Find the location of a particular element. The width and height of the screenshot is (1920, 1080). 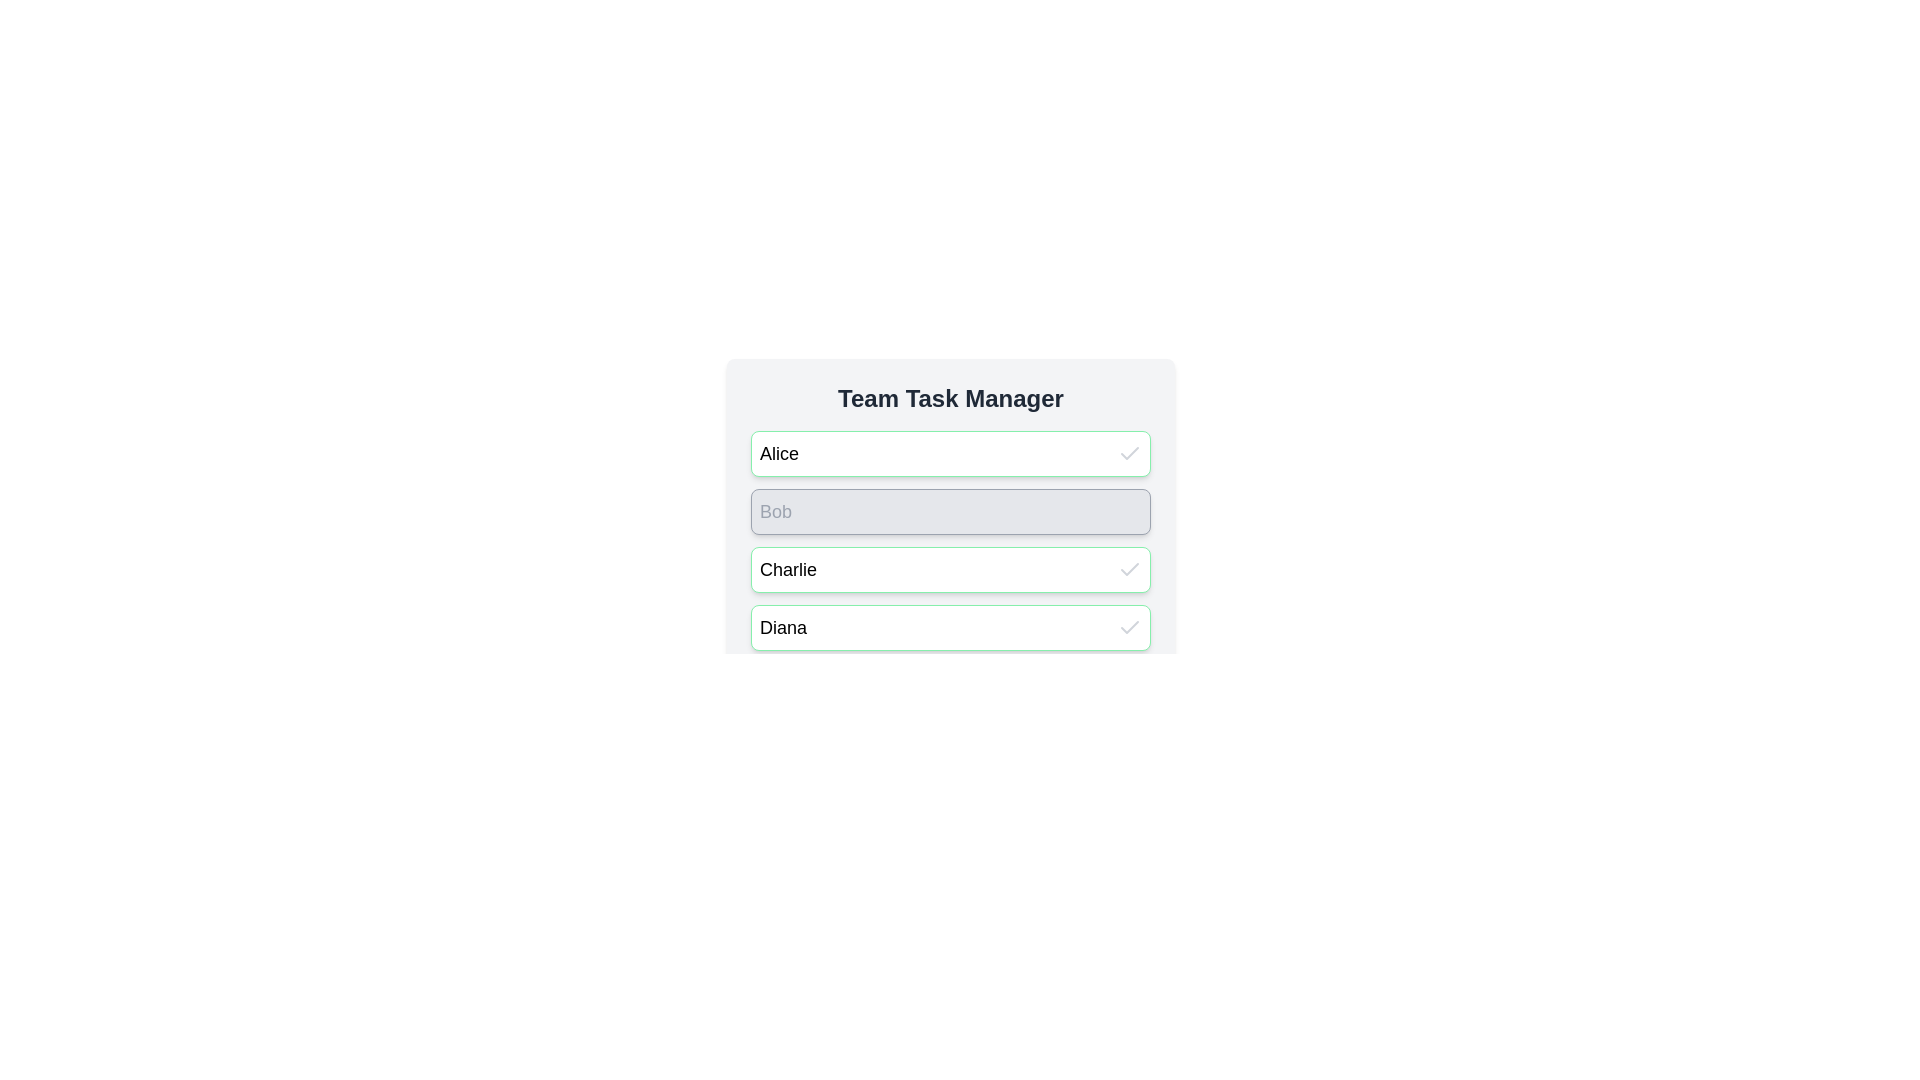

the static text label displaying 'Alice', which is styled with a larger bold font inside a rounded rectangle with a white background and green border is located at coordinates (778, 454).